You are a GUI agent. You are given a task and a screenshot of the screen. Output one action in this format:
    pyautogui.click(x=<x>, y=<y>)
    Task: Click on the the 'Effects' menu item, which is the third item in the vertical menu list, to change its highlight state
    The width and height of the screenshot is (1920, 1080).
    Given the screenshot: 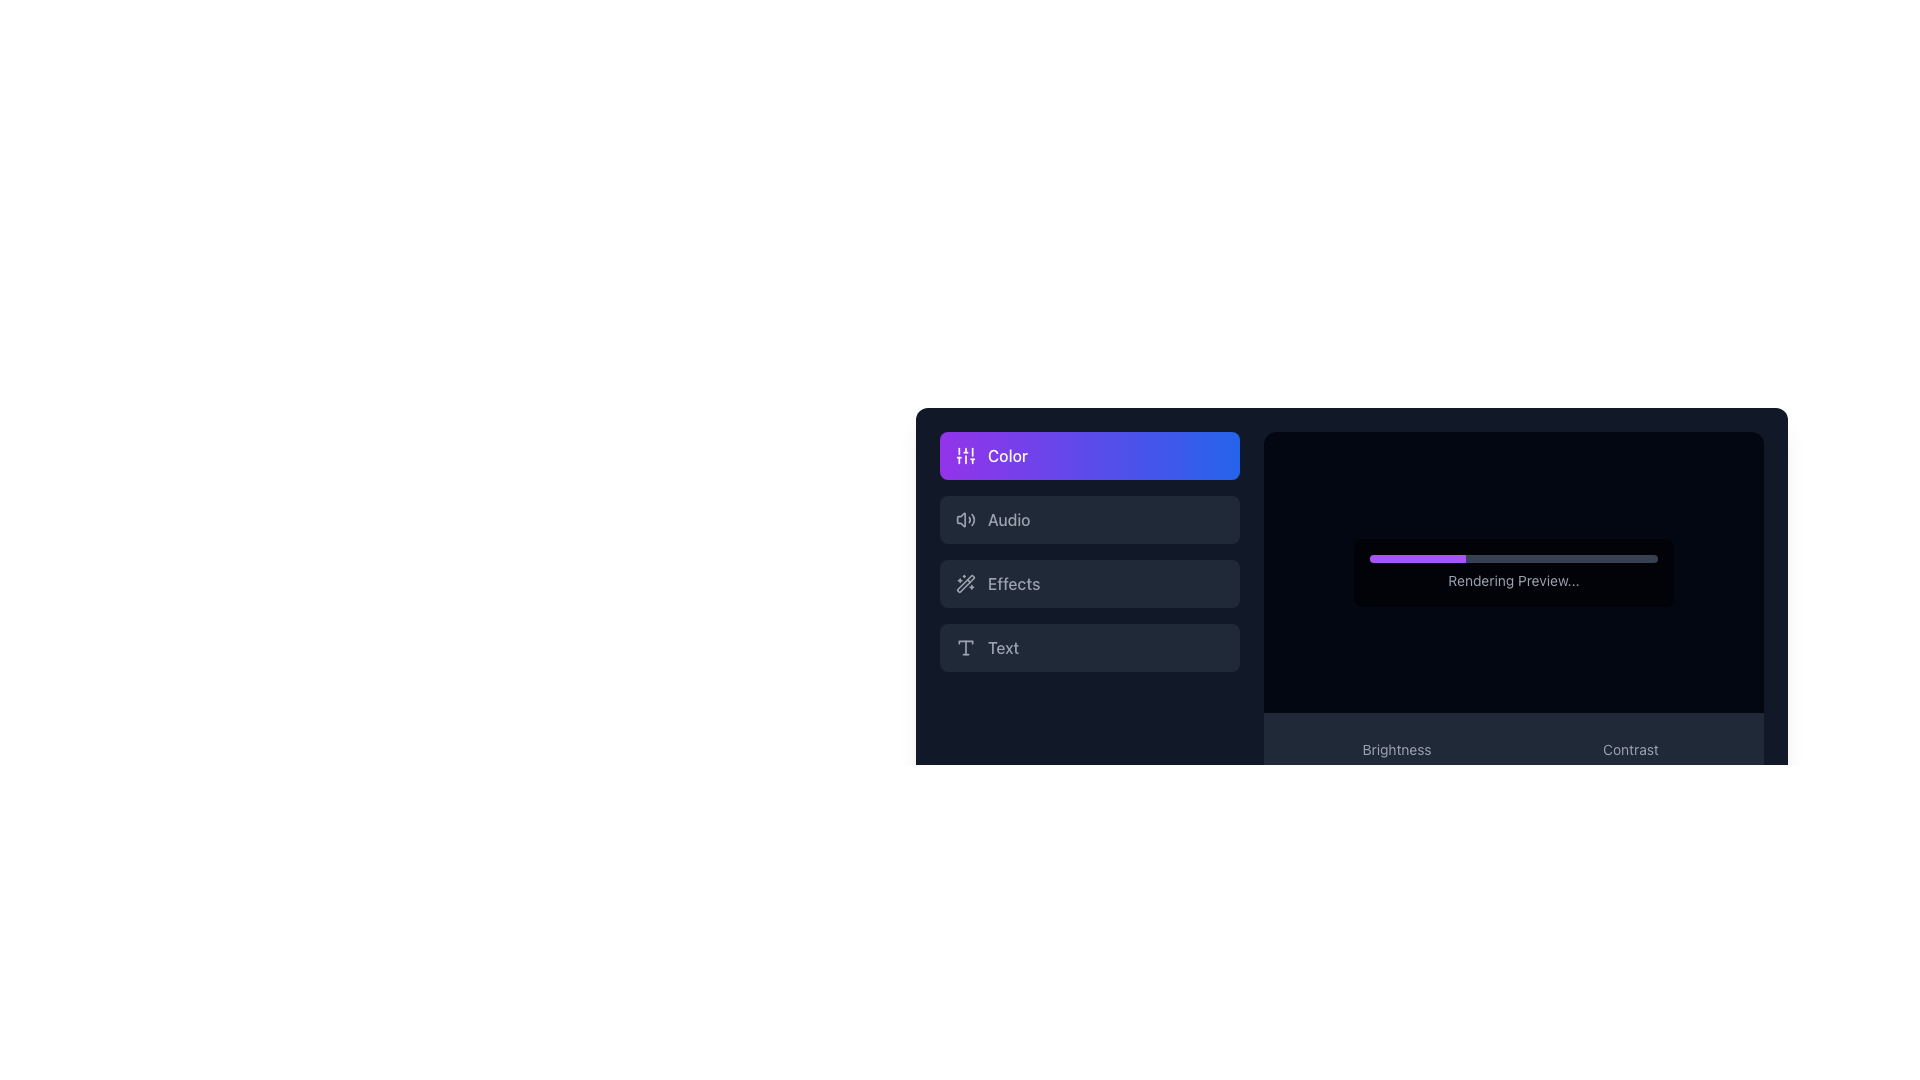 What is the action you would take?
    pyautogui.click(x=1088, y=583)
    